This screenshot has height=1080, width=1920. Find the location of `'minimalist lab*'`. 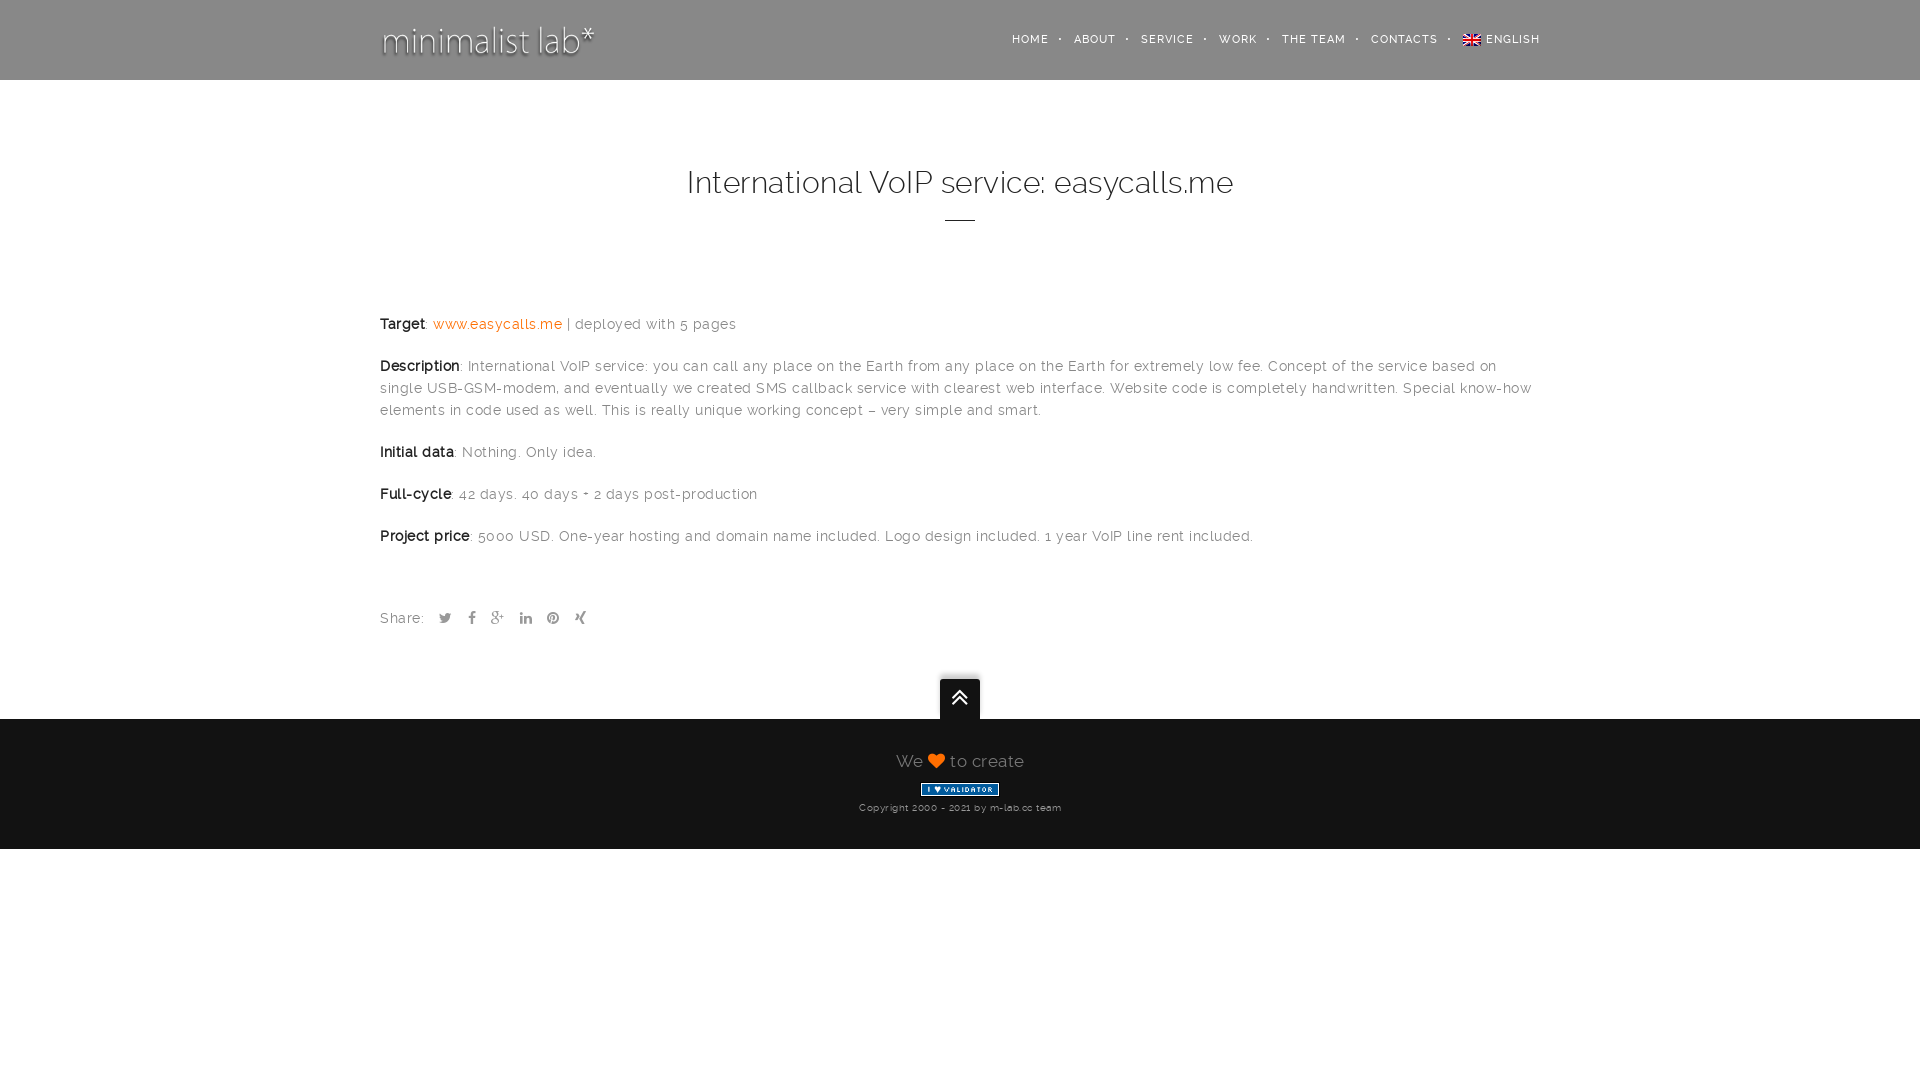

'minimalist lab*' is located at coordinates (379, 39).